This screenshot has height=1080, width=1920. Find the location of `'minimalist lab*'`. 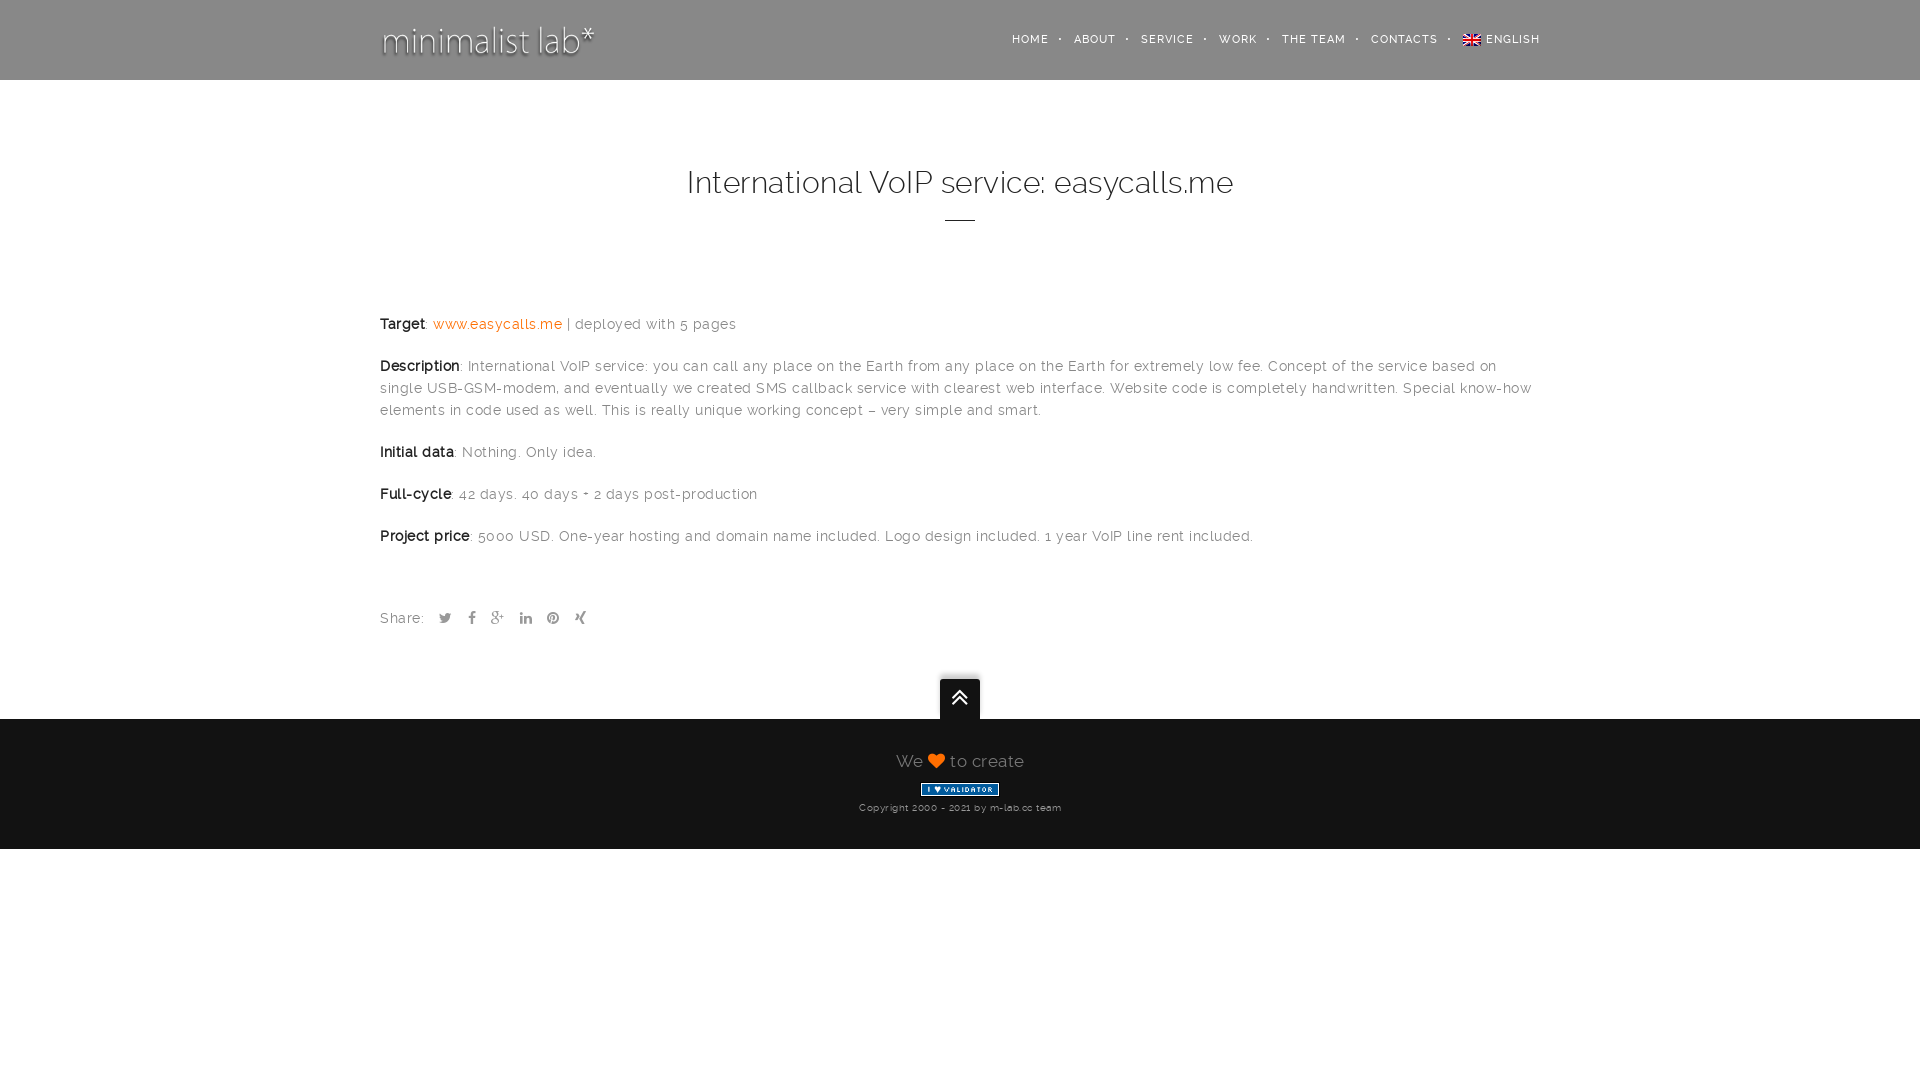

'minimalist lab*' is located at coordinates (379, 39).